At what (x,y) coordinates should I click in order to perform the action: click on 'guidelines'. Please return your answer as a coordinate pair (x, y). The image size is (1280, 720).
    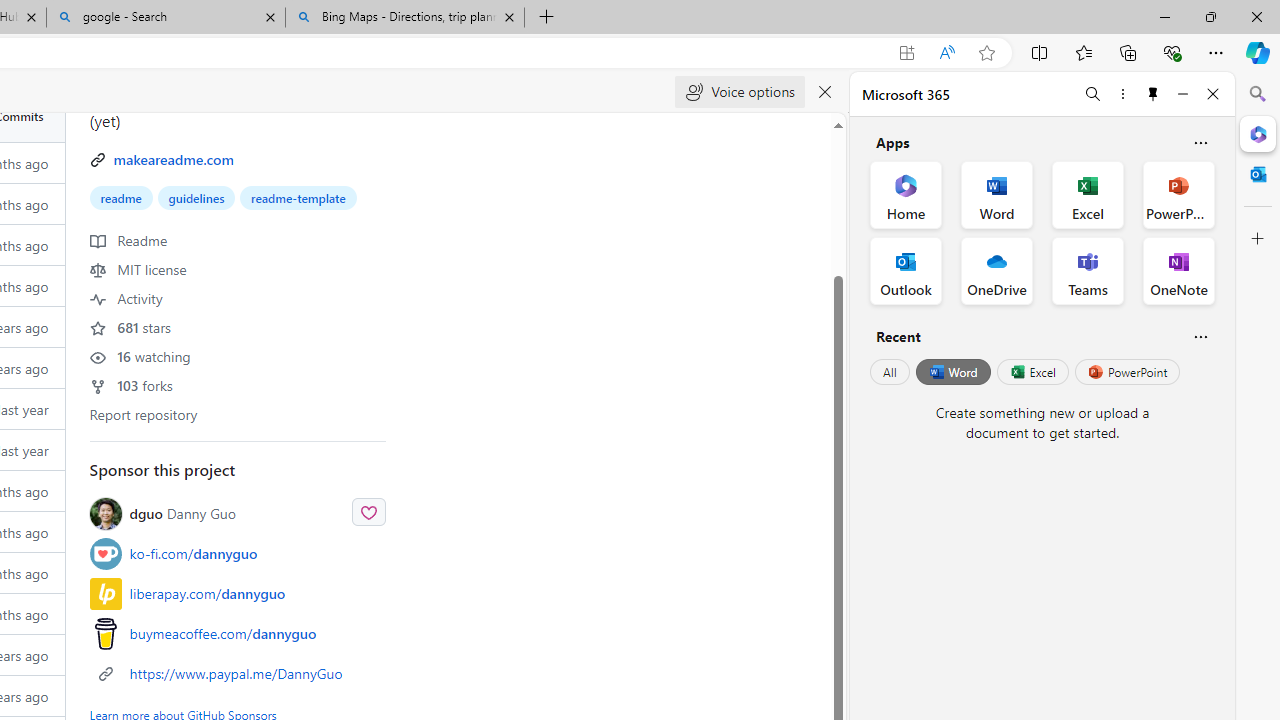
    Looking at the image, I should click on (196, 198).